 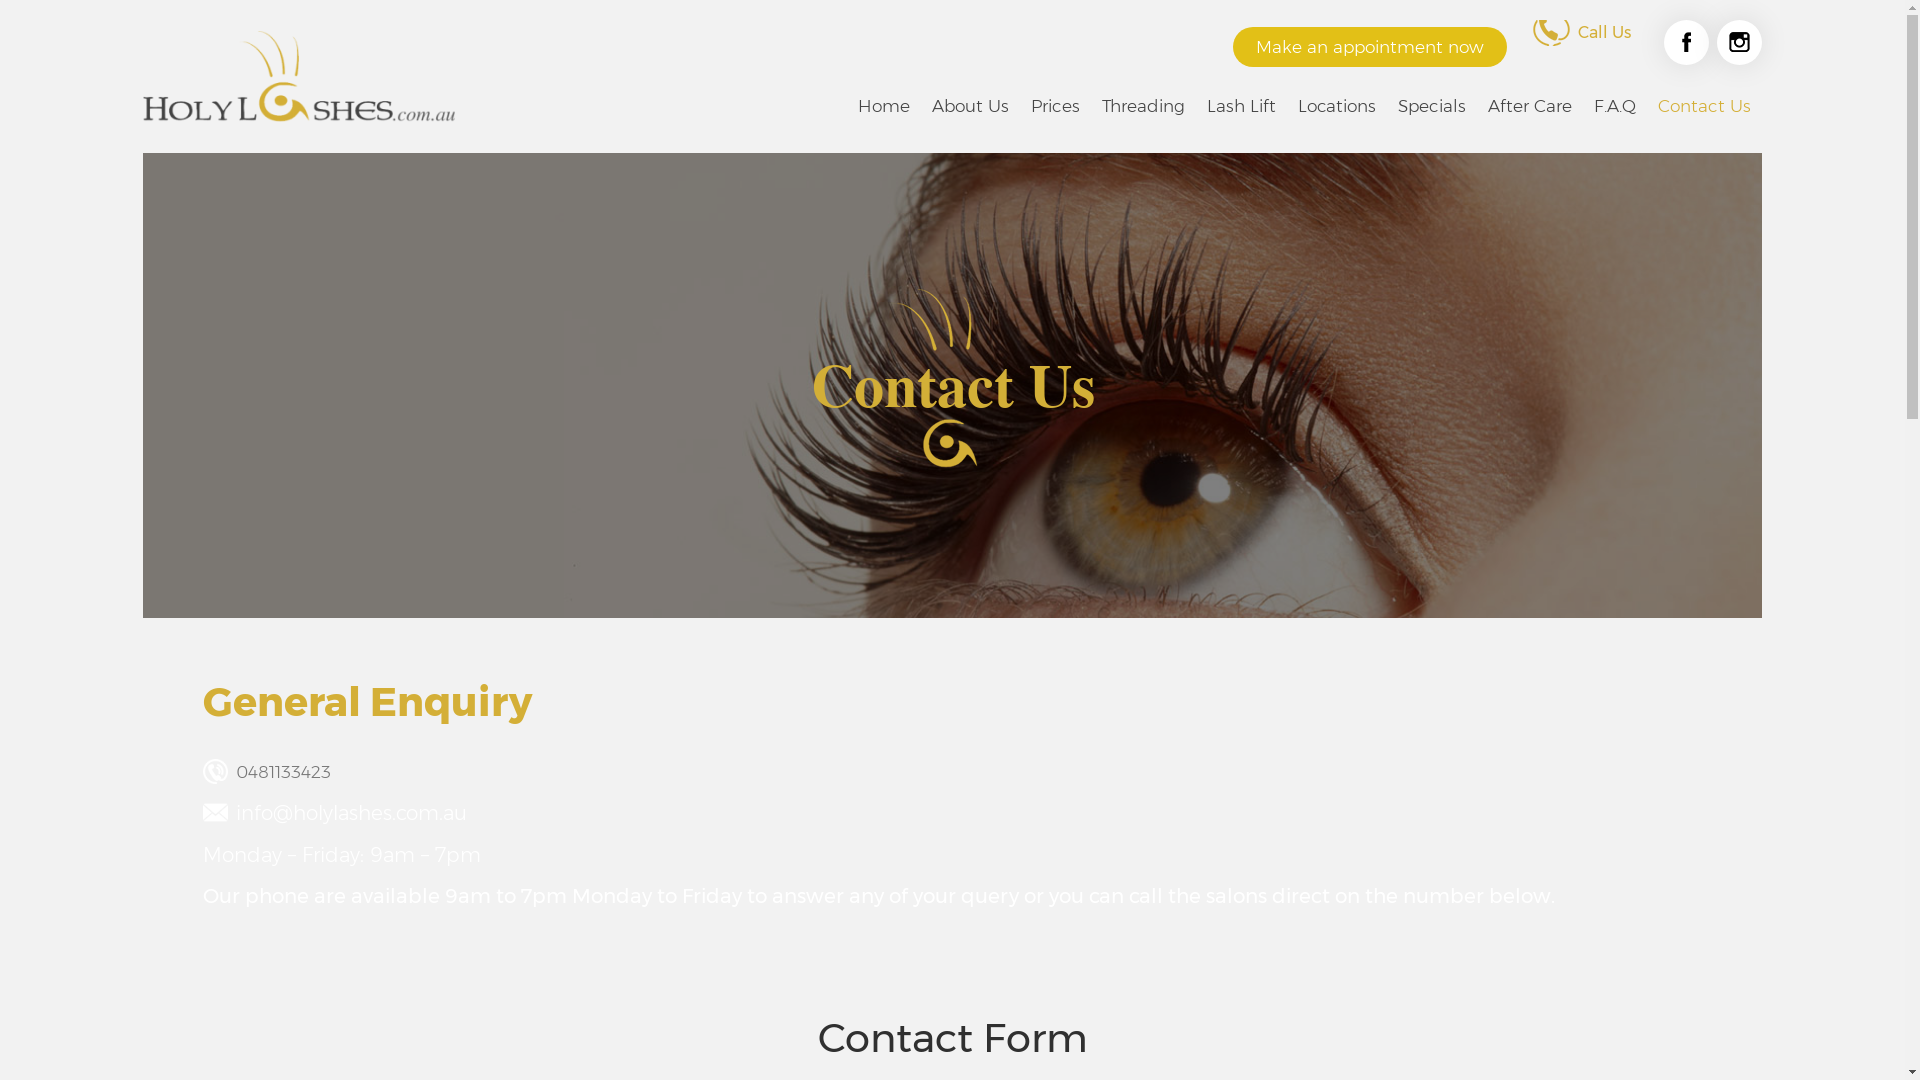 I want to click on 'info@holylashes.com.au', so click(x=351, y=813).